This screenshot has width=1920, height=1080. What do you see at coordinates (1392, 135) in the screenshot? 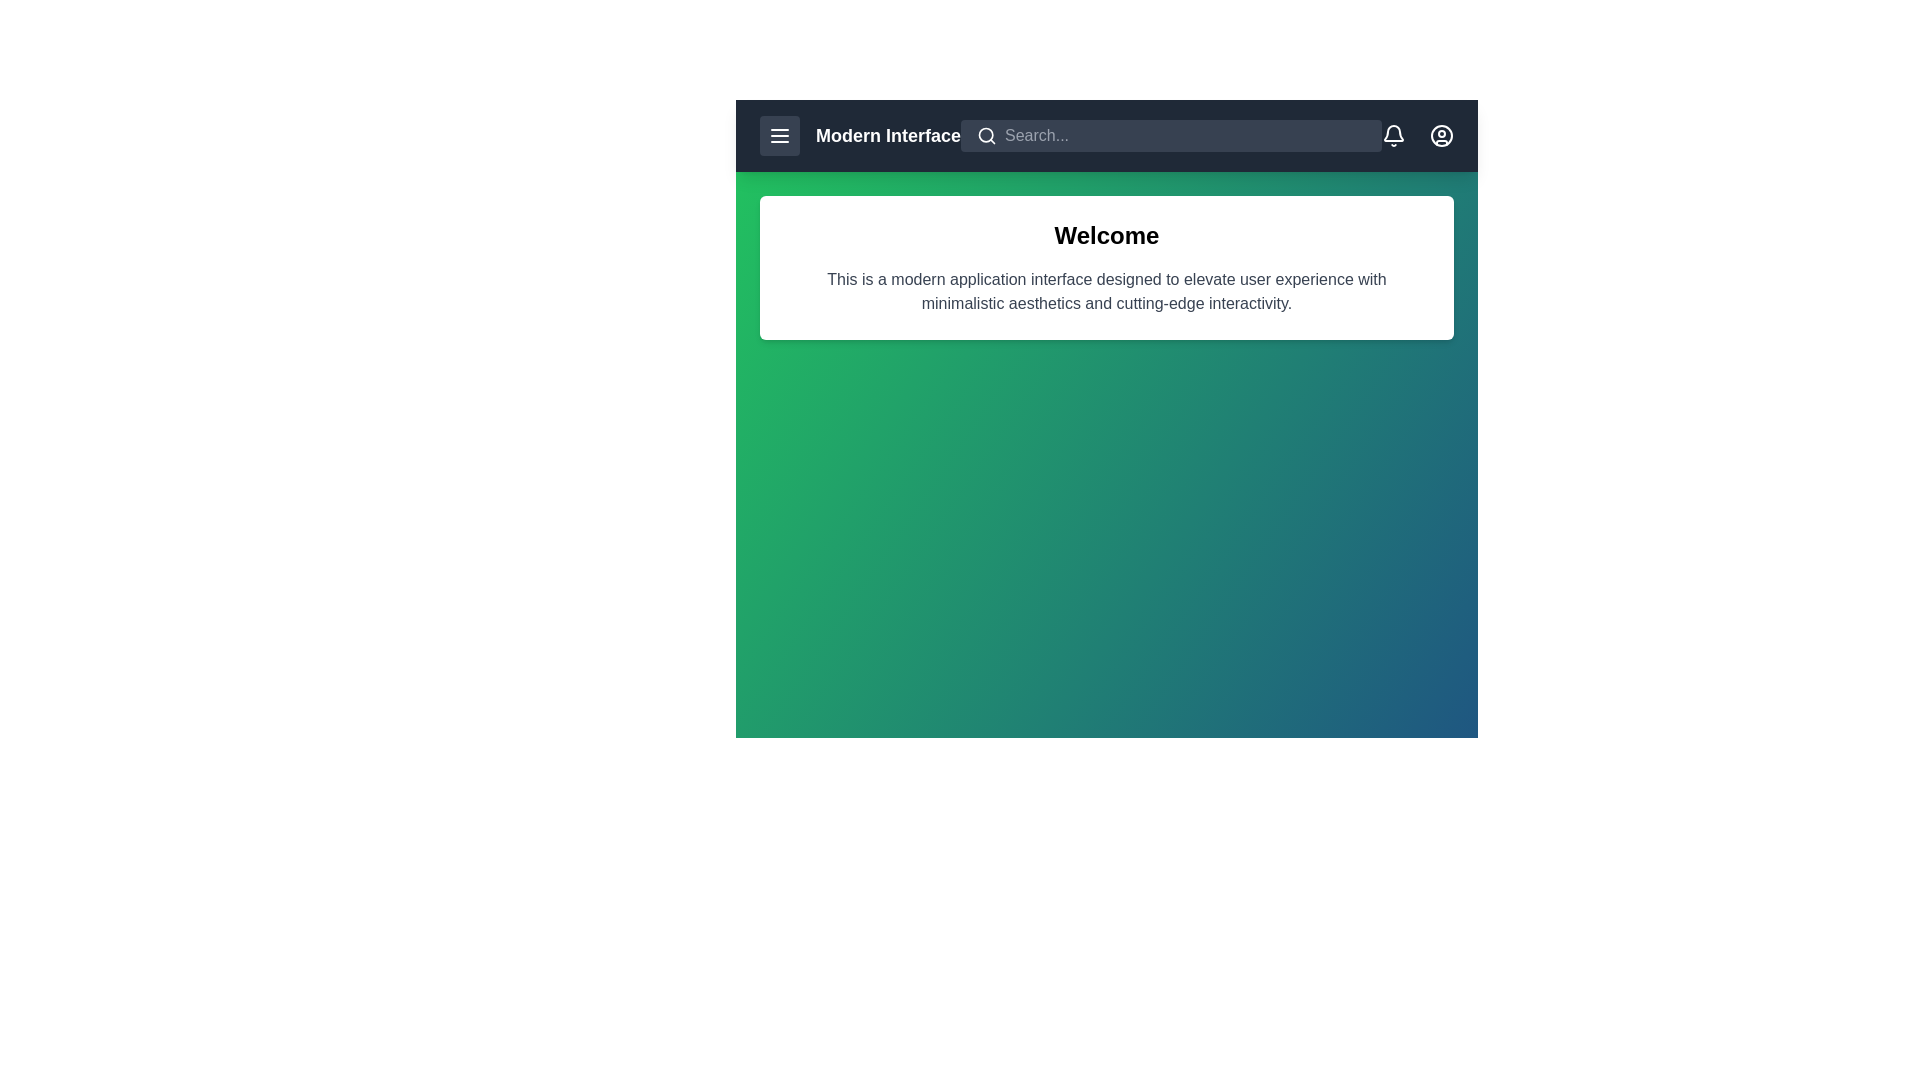
I see `the notification bell icon to view notifications` at bounding box center [1392, 135].